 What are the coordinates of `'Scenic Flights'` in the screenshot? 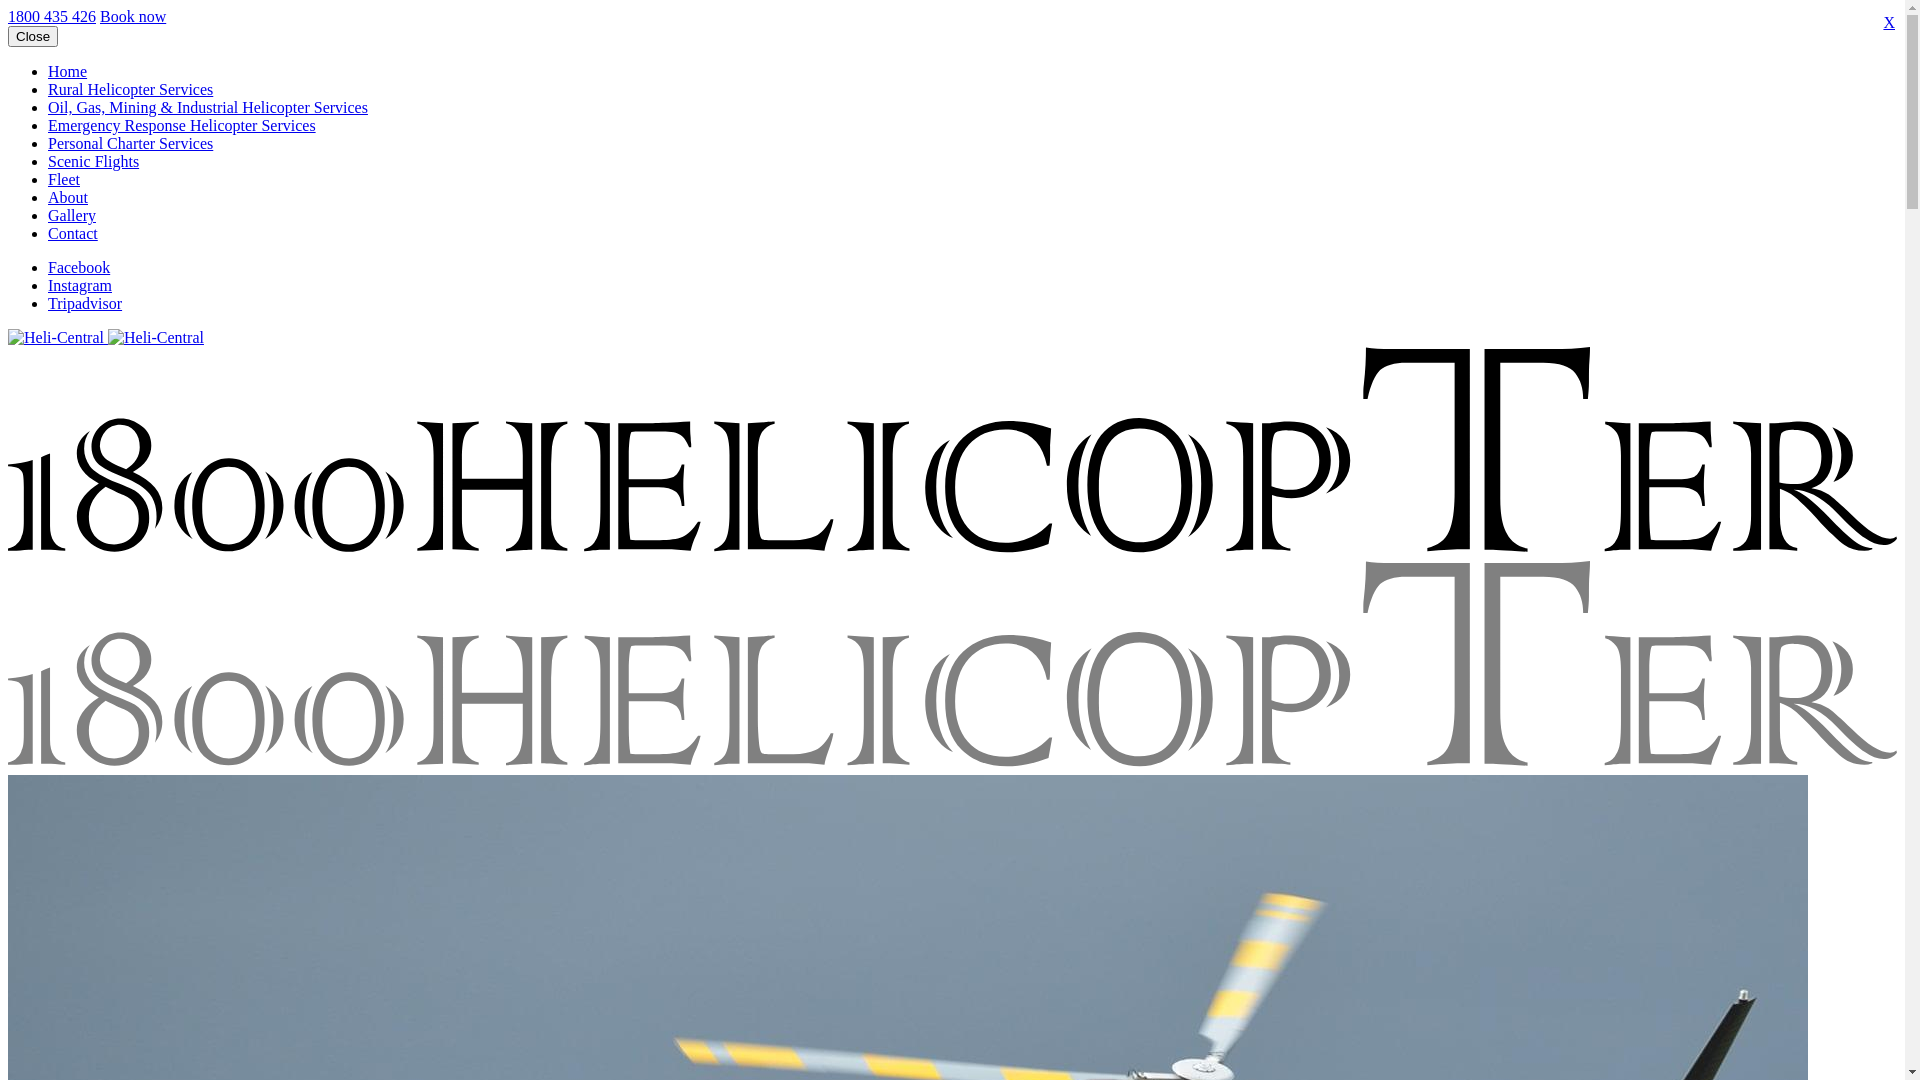 It's located at (92, 160).